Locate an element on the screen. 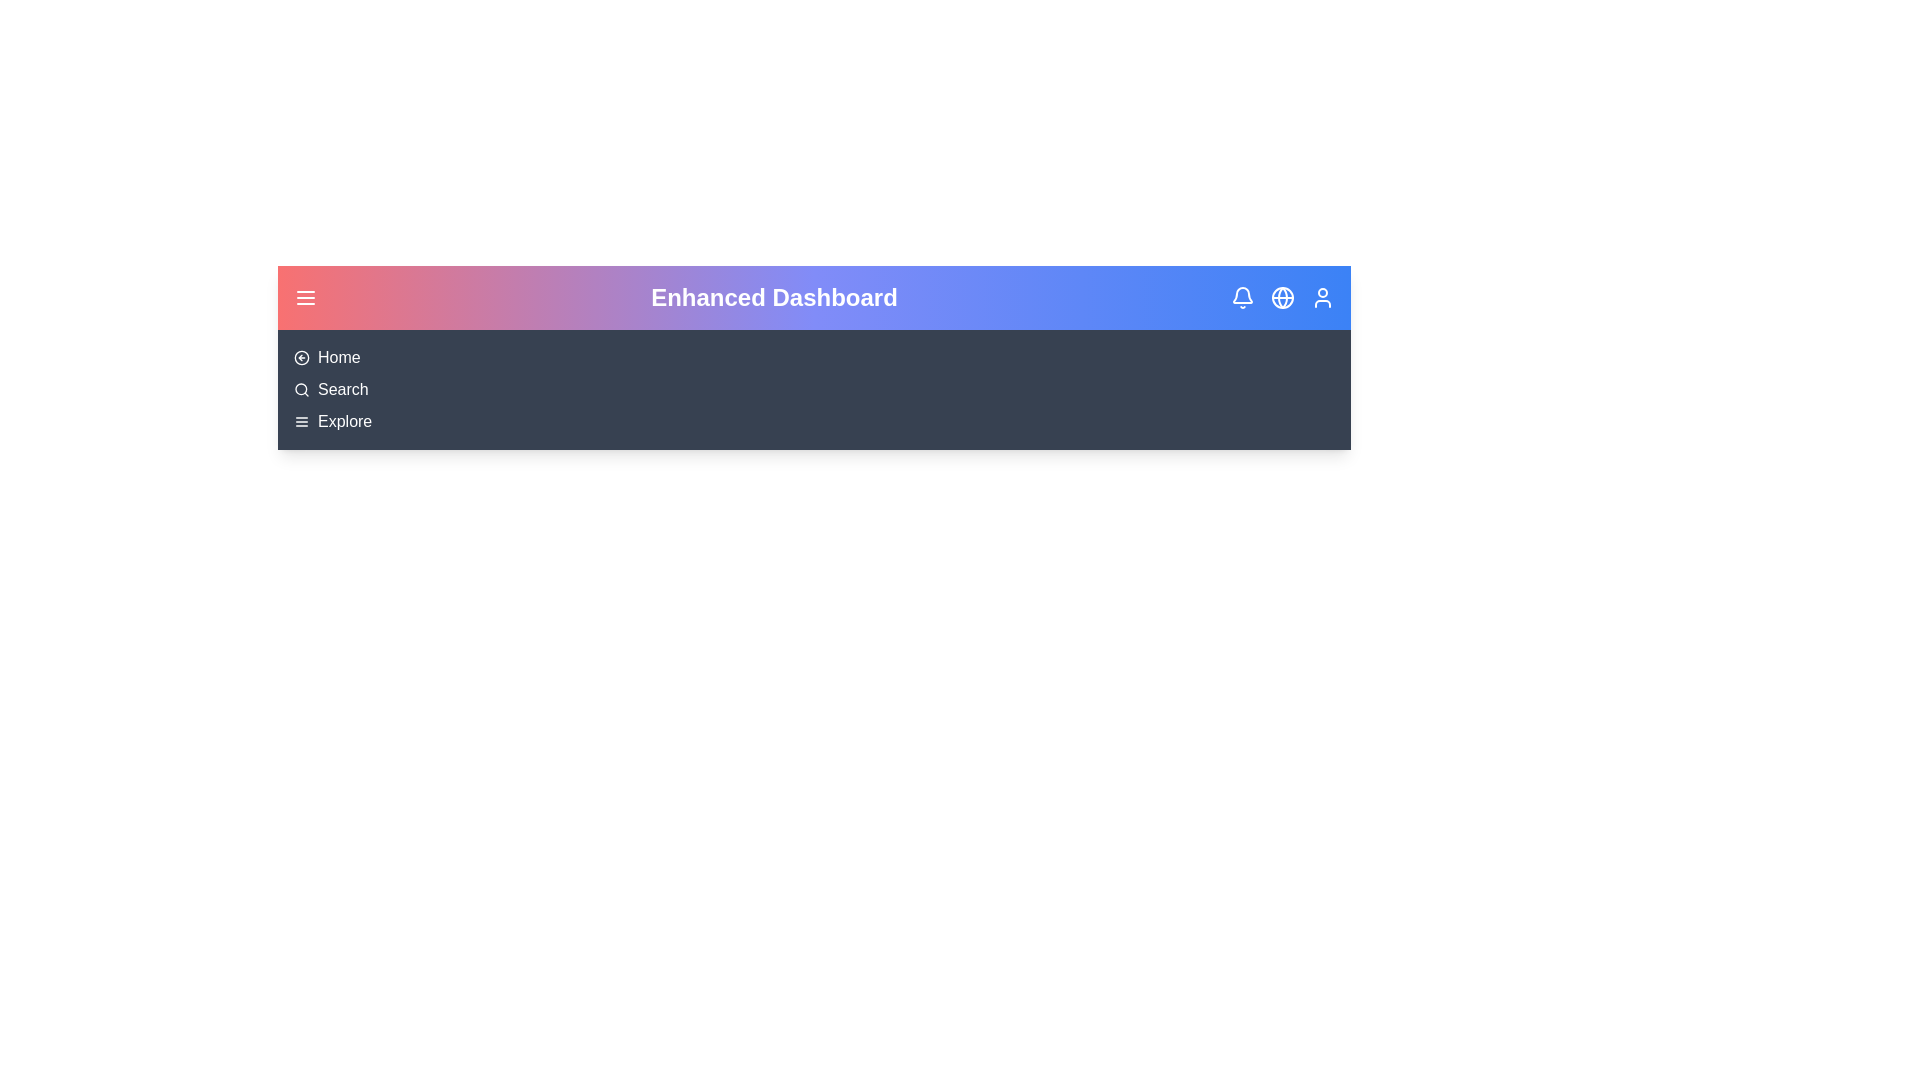 This screenshot has width=1920, height=1080. the menu element is located at coordinates (305, 297).